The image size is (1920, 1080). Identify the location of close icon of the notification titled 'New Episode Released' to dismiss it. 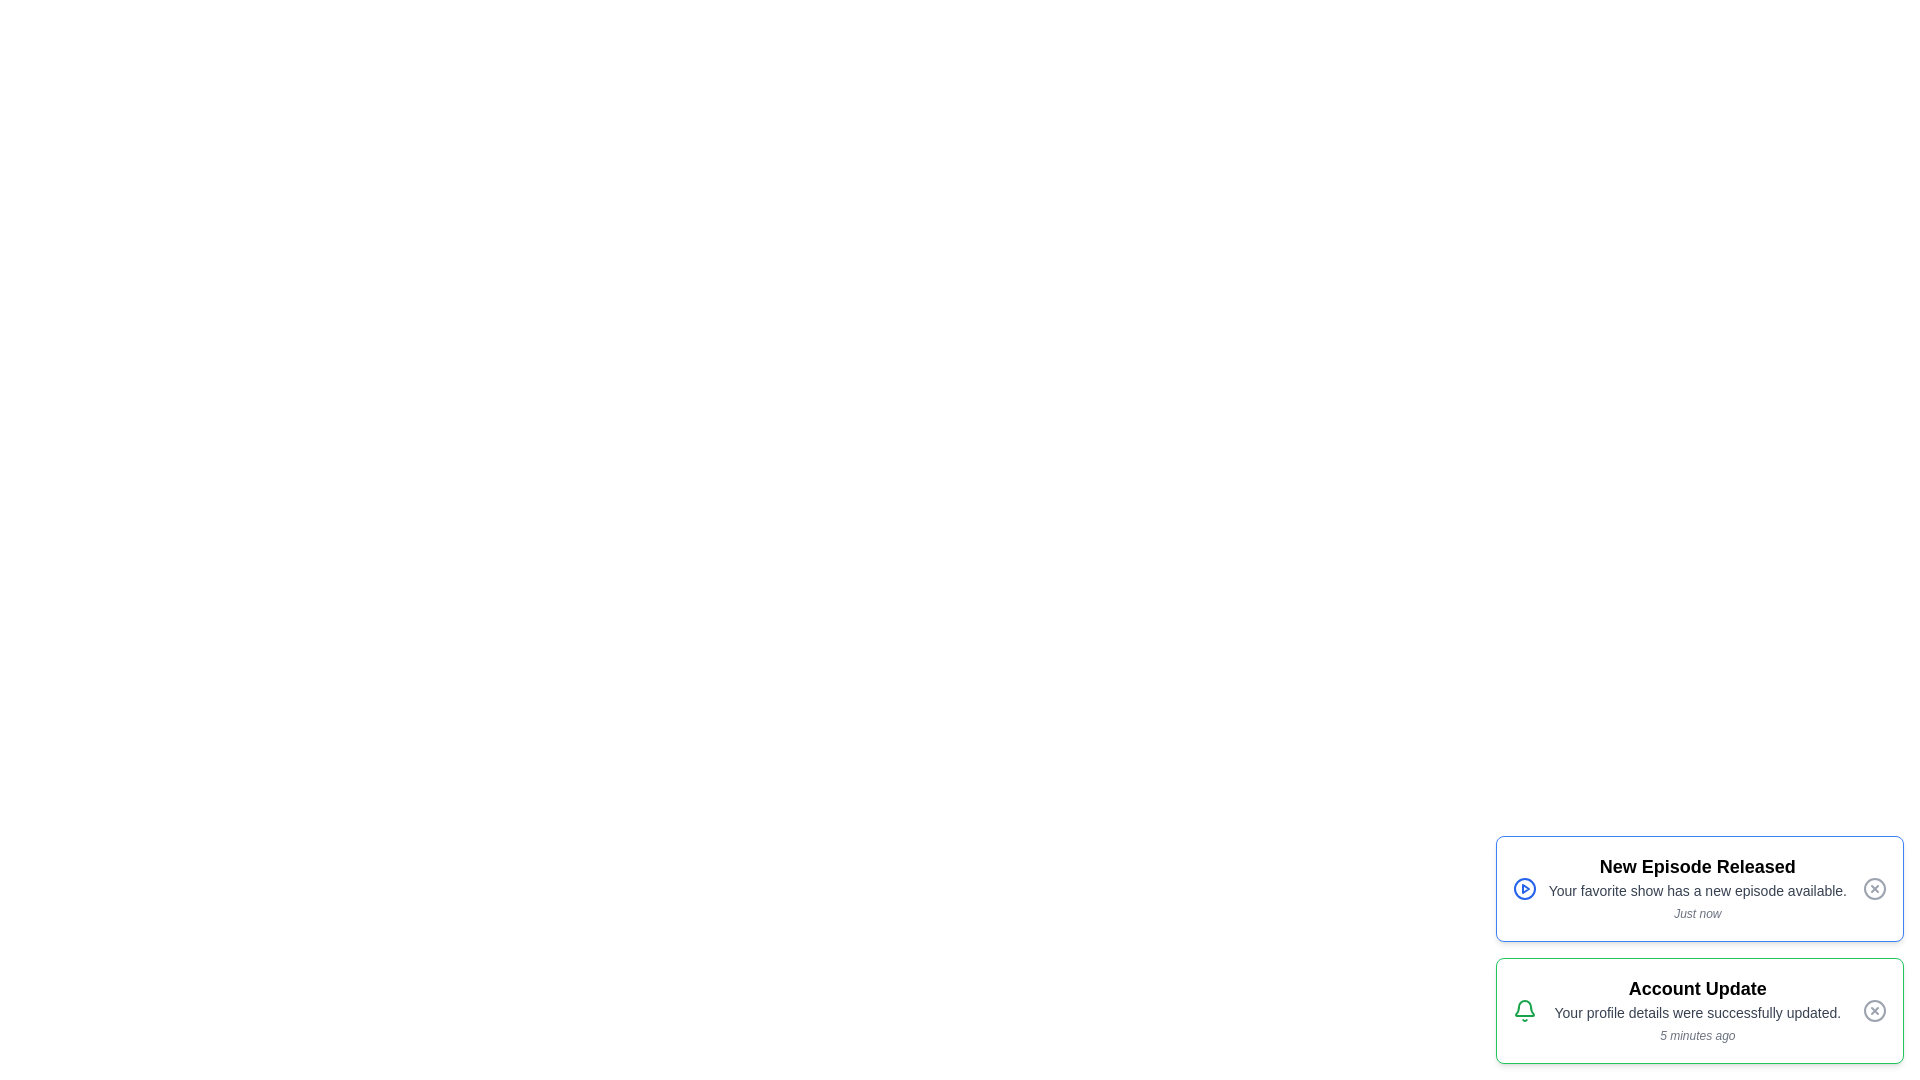
(1874, 887).